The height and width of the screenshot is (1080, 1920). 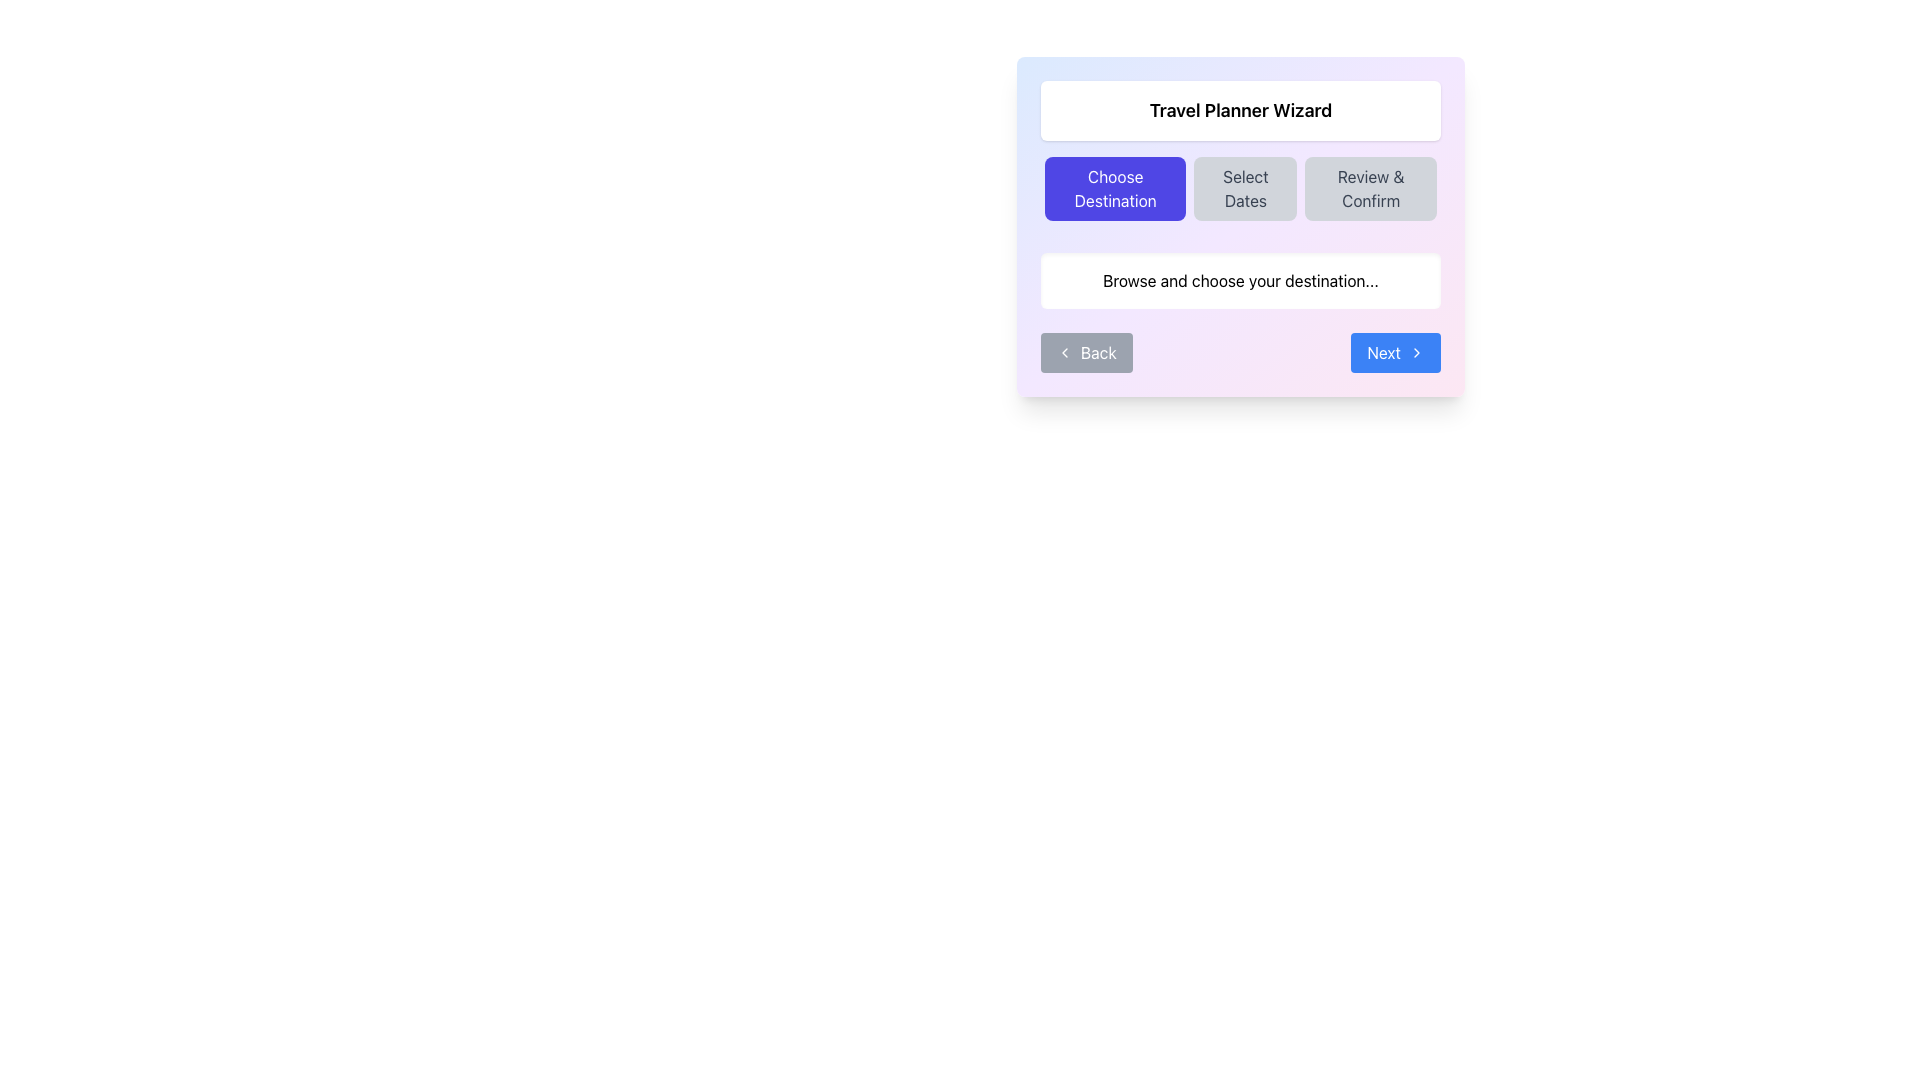 What do you see at coordinates (1395, 352) in the screenshot?
I see `the 'Next' button with a blue background and white text` at bounding box center [1395, 352].